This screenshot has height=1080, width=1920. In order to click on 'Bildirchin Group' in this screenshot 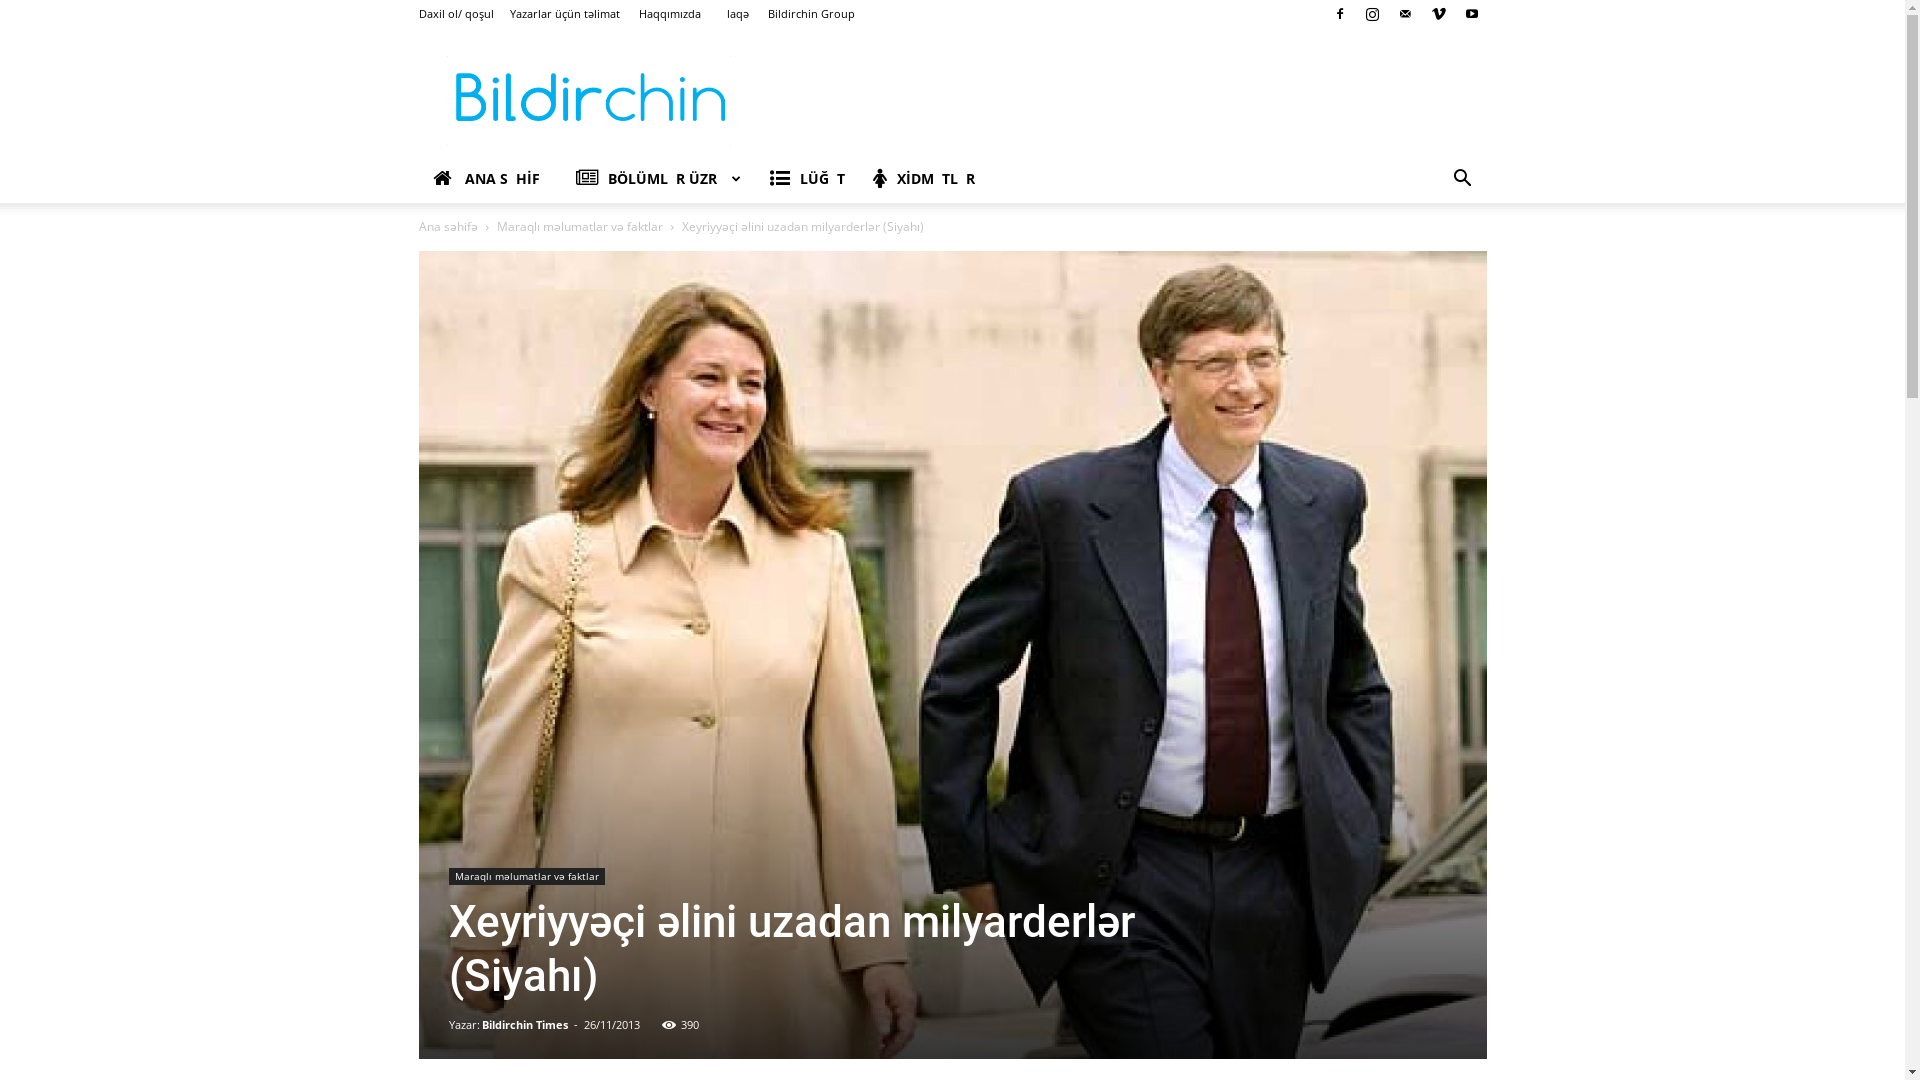, I will do `click(811, 13)`.